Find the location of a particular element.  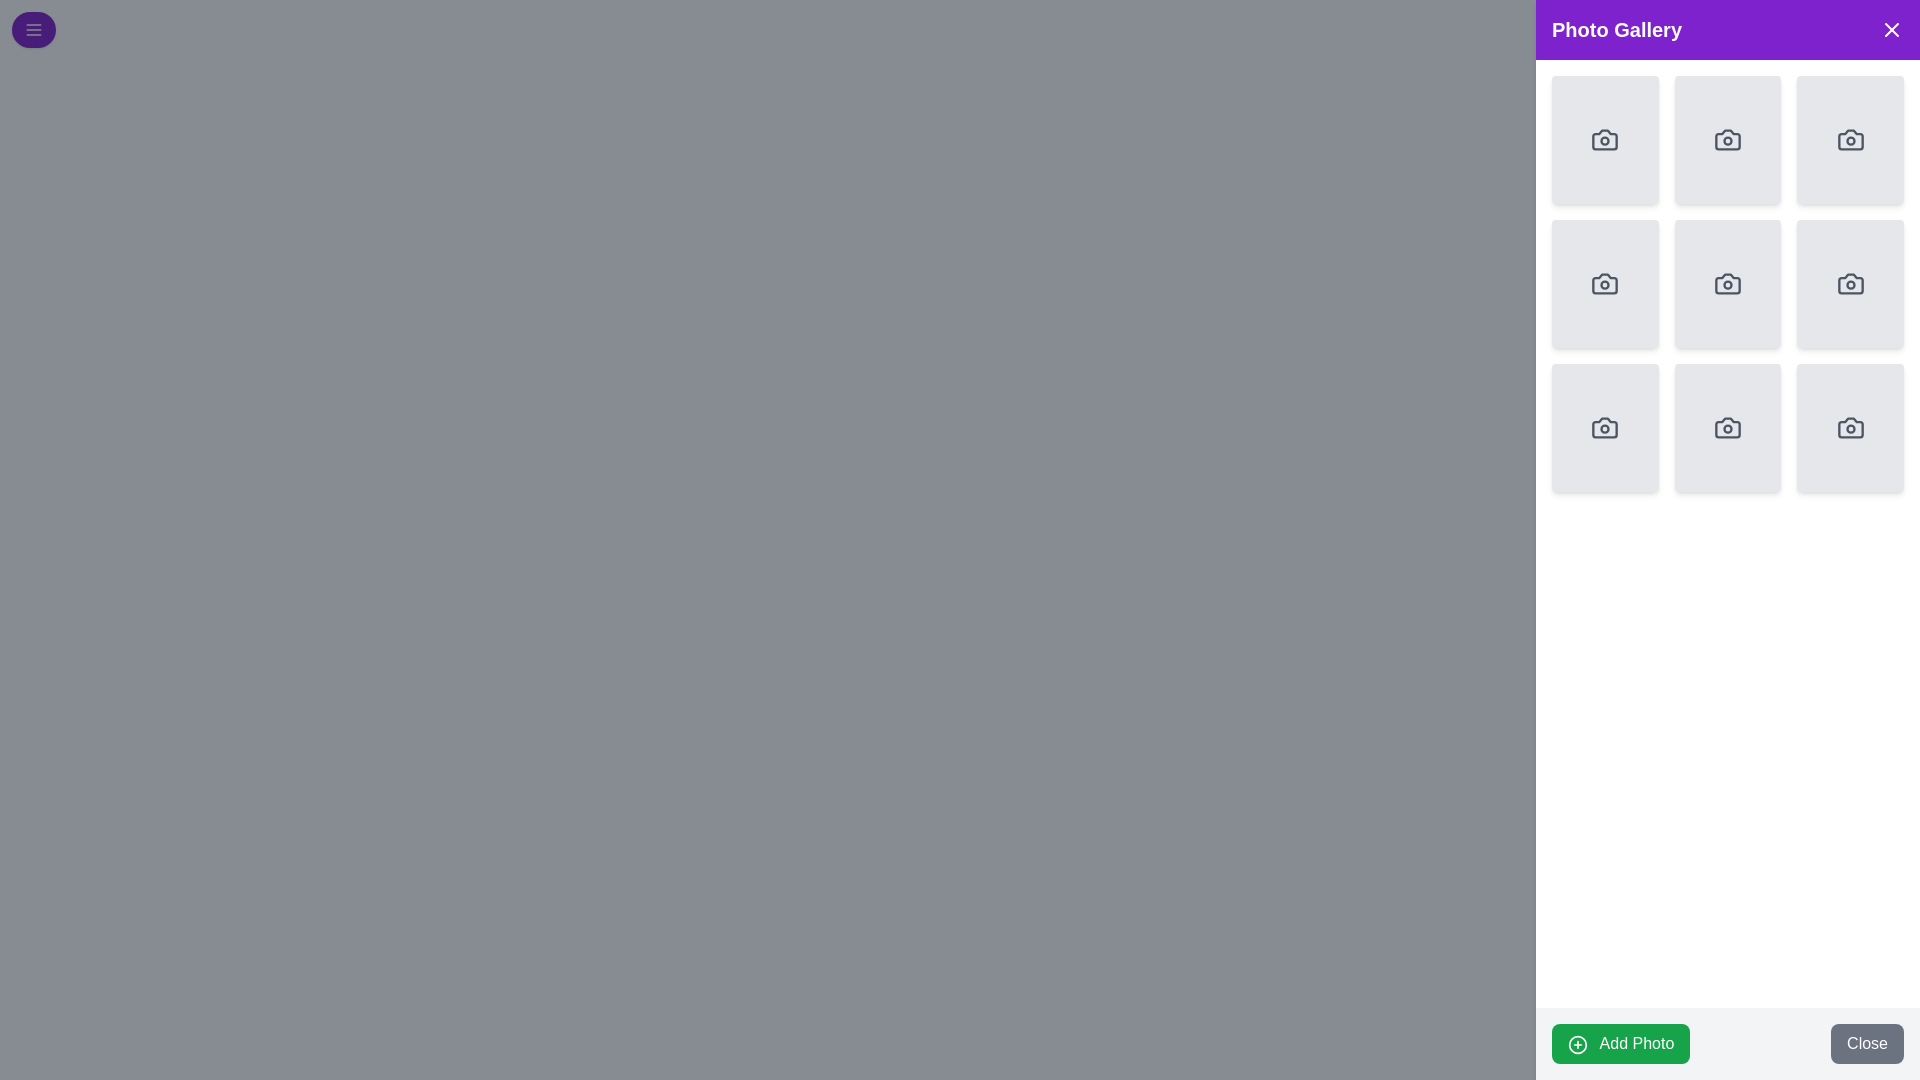

the stylized camera icon in the 'Photo Gallery' section, which is the fifth icon in a 3x3 grid layout, featuring a minimalistic design with rounded edges is located at coordinates (1727, 284).